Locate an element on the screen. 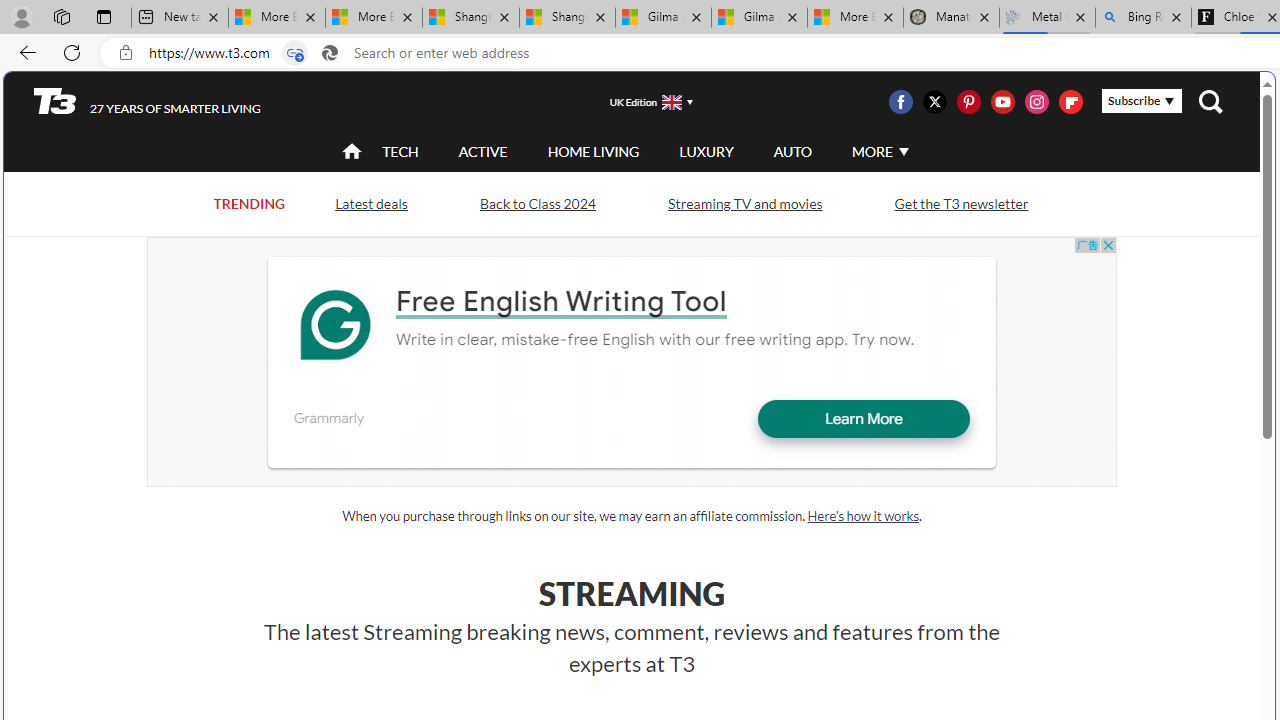 This screenshot has width=1280, height=720. 'Streaming TV and movies' is located at coordinates (743, 203).